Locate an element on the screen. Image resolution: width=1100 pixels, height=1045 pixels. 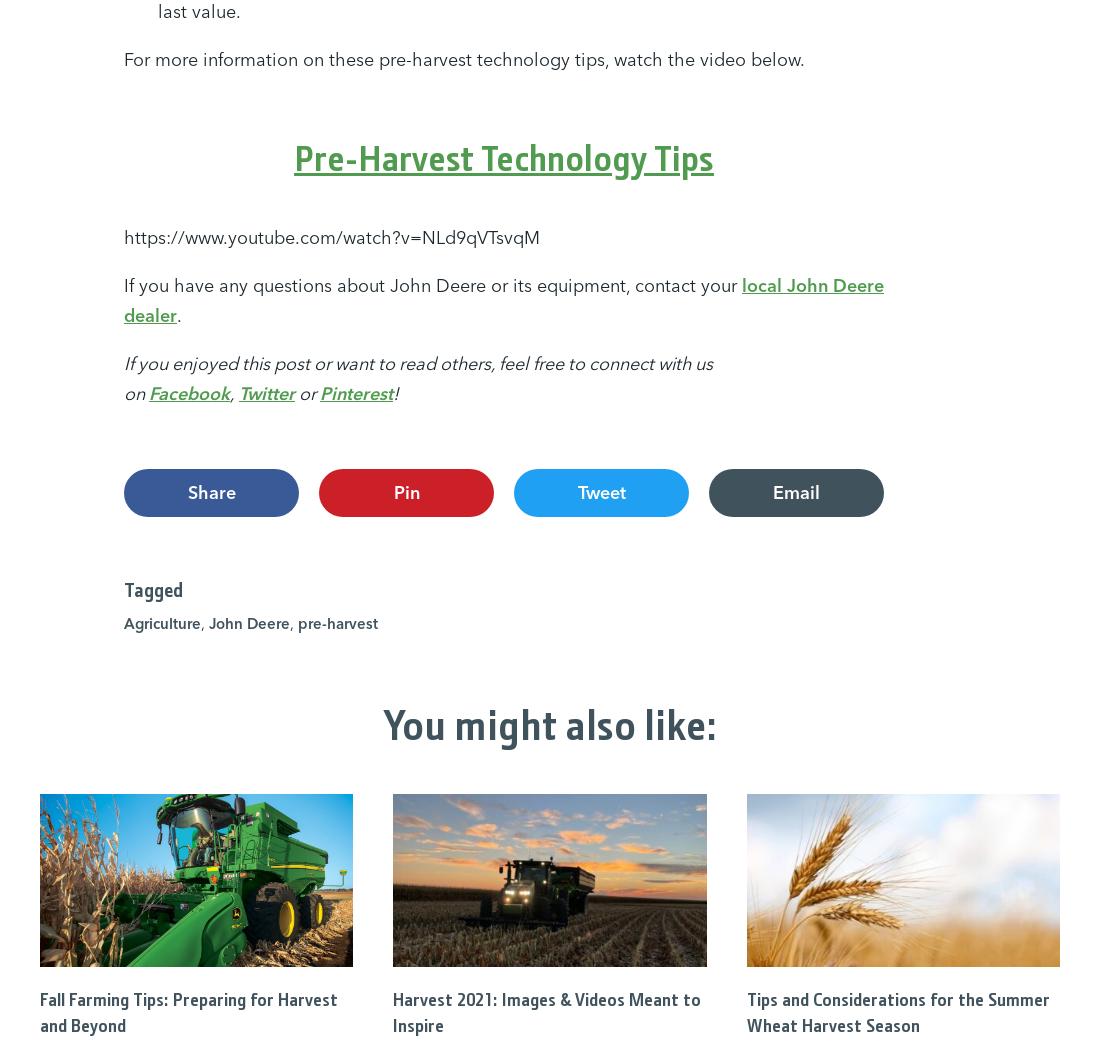
'Fall Farming Tips: Preparing for Harvest and Beyond' is located at coordinates (187, 1011).